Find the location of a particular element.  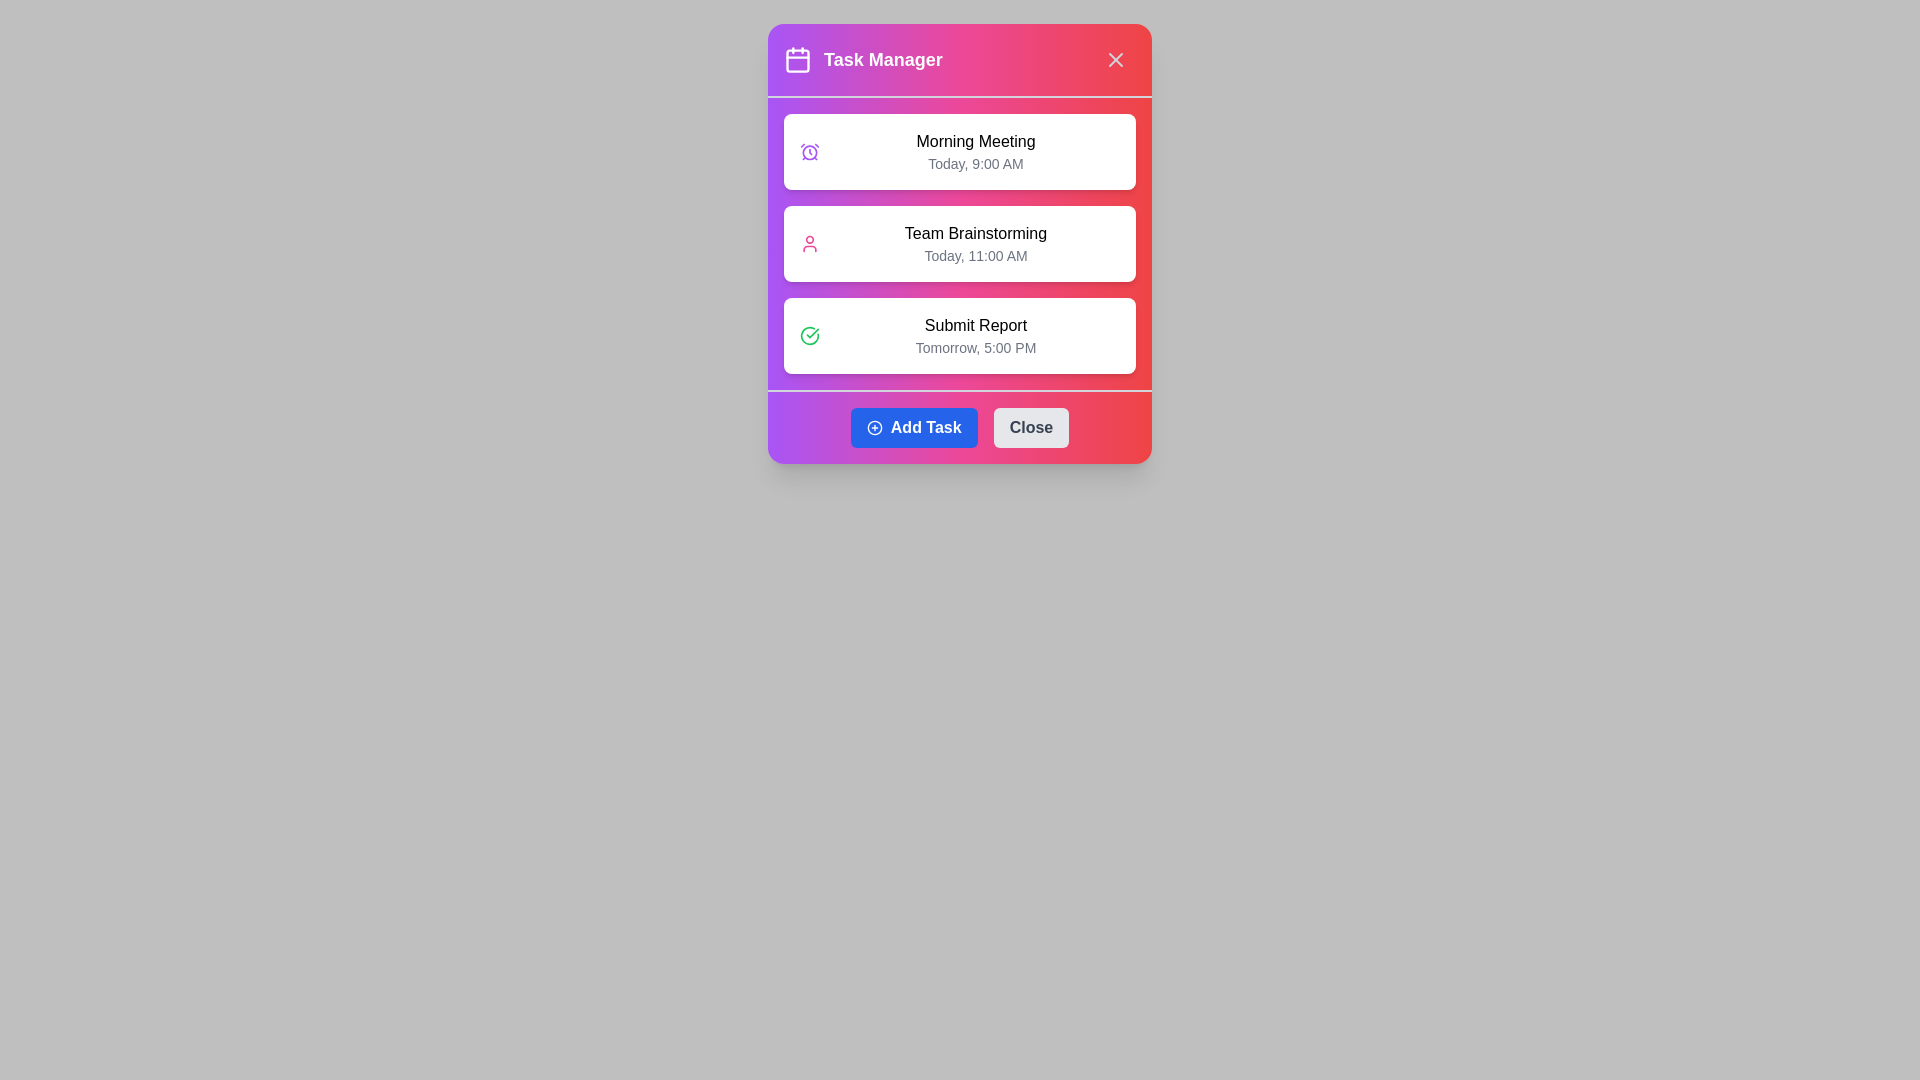

the 'Submit Report' label, which is displayed in bold font within the white card interface of the Task Manager modal is located at coordinates (975, 325).